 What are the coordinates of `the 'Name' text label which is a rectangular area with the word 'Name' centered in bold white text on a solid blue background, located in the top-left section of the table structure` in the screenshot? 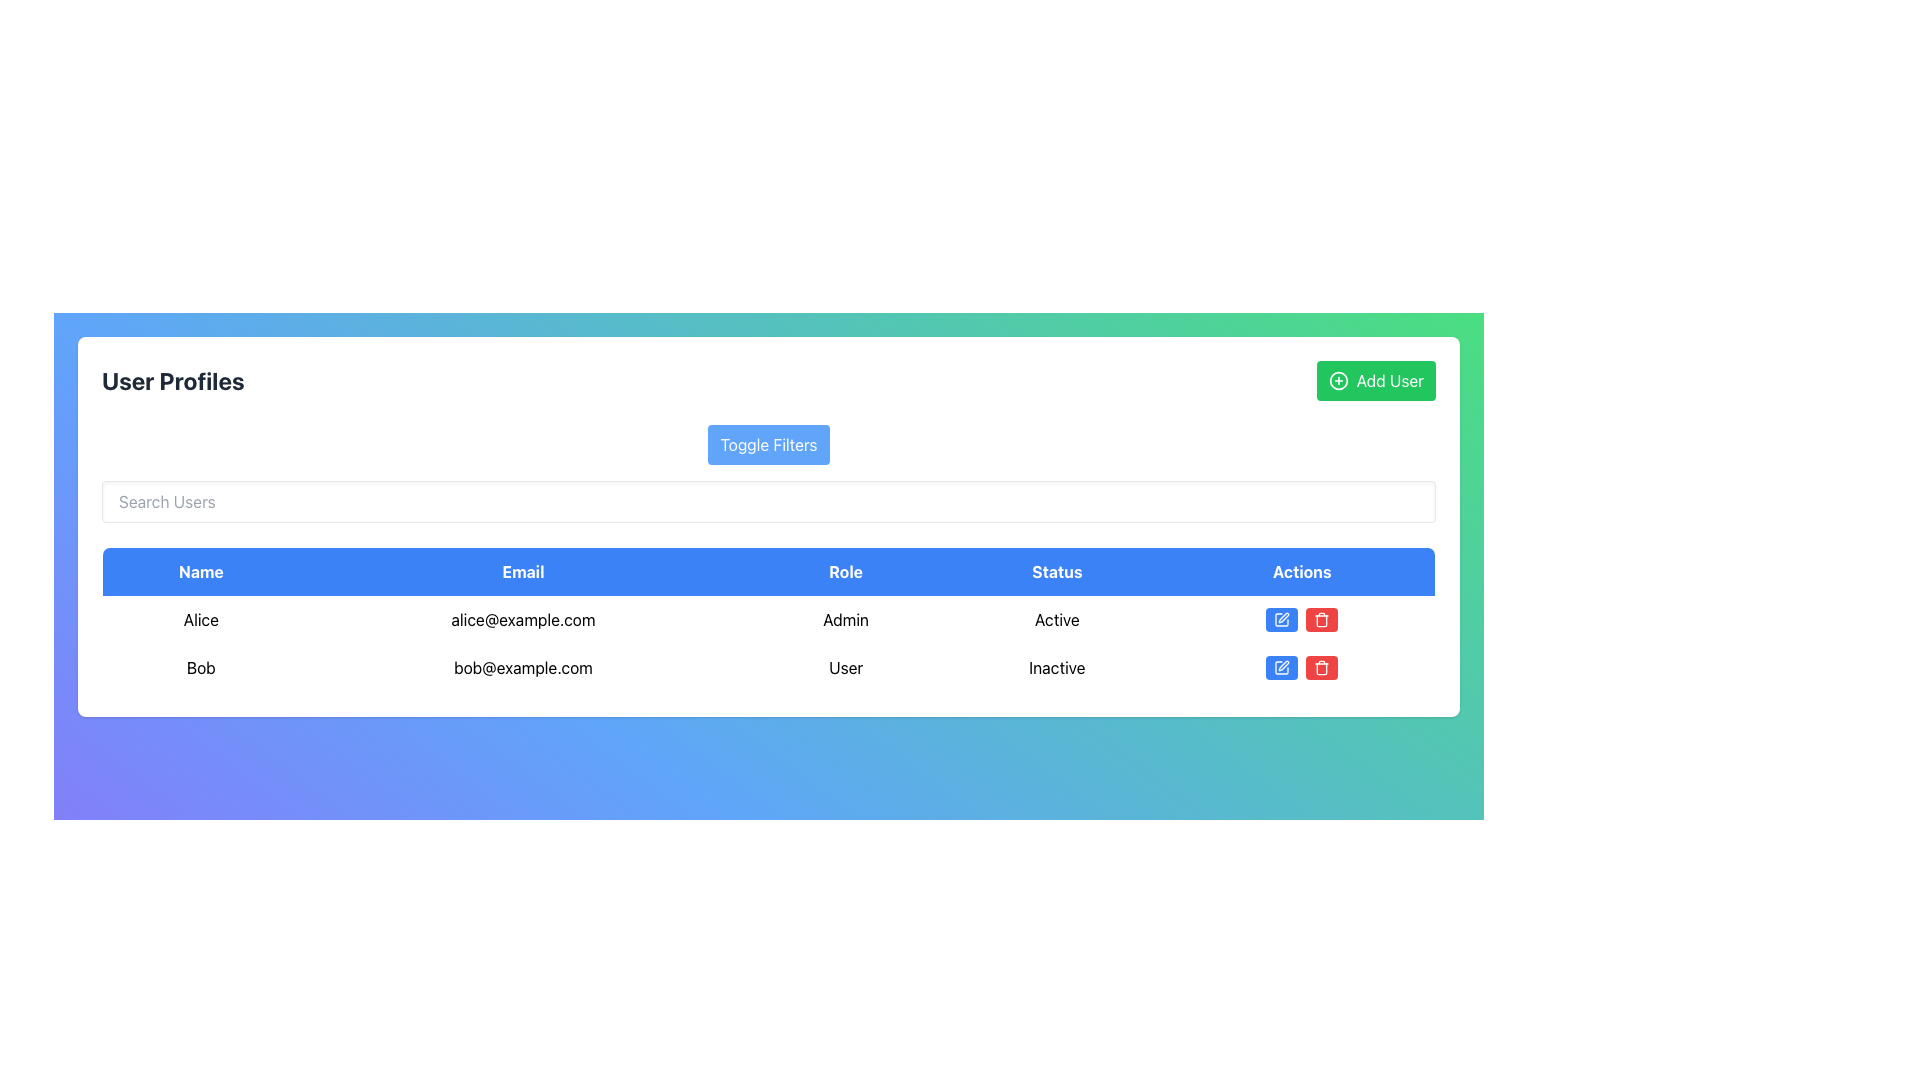 It's located at (201, 571).